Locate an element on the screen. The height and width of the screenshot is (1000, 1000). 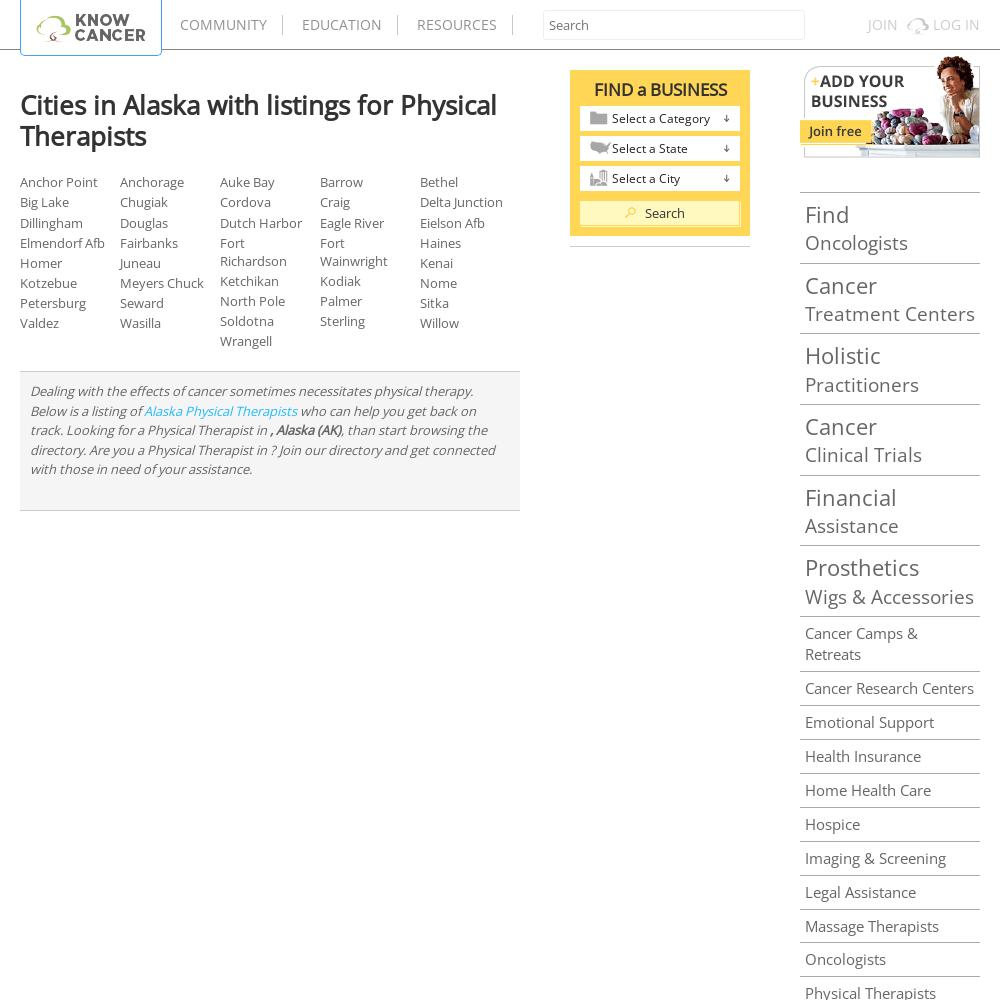
'Douglas' is located at coordinates (144, 221).